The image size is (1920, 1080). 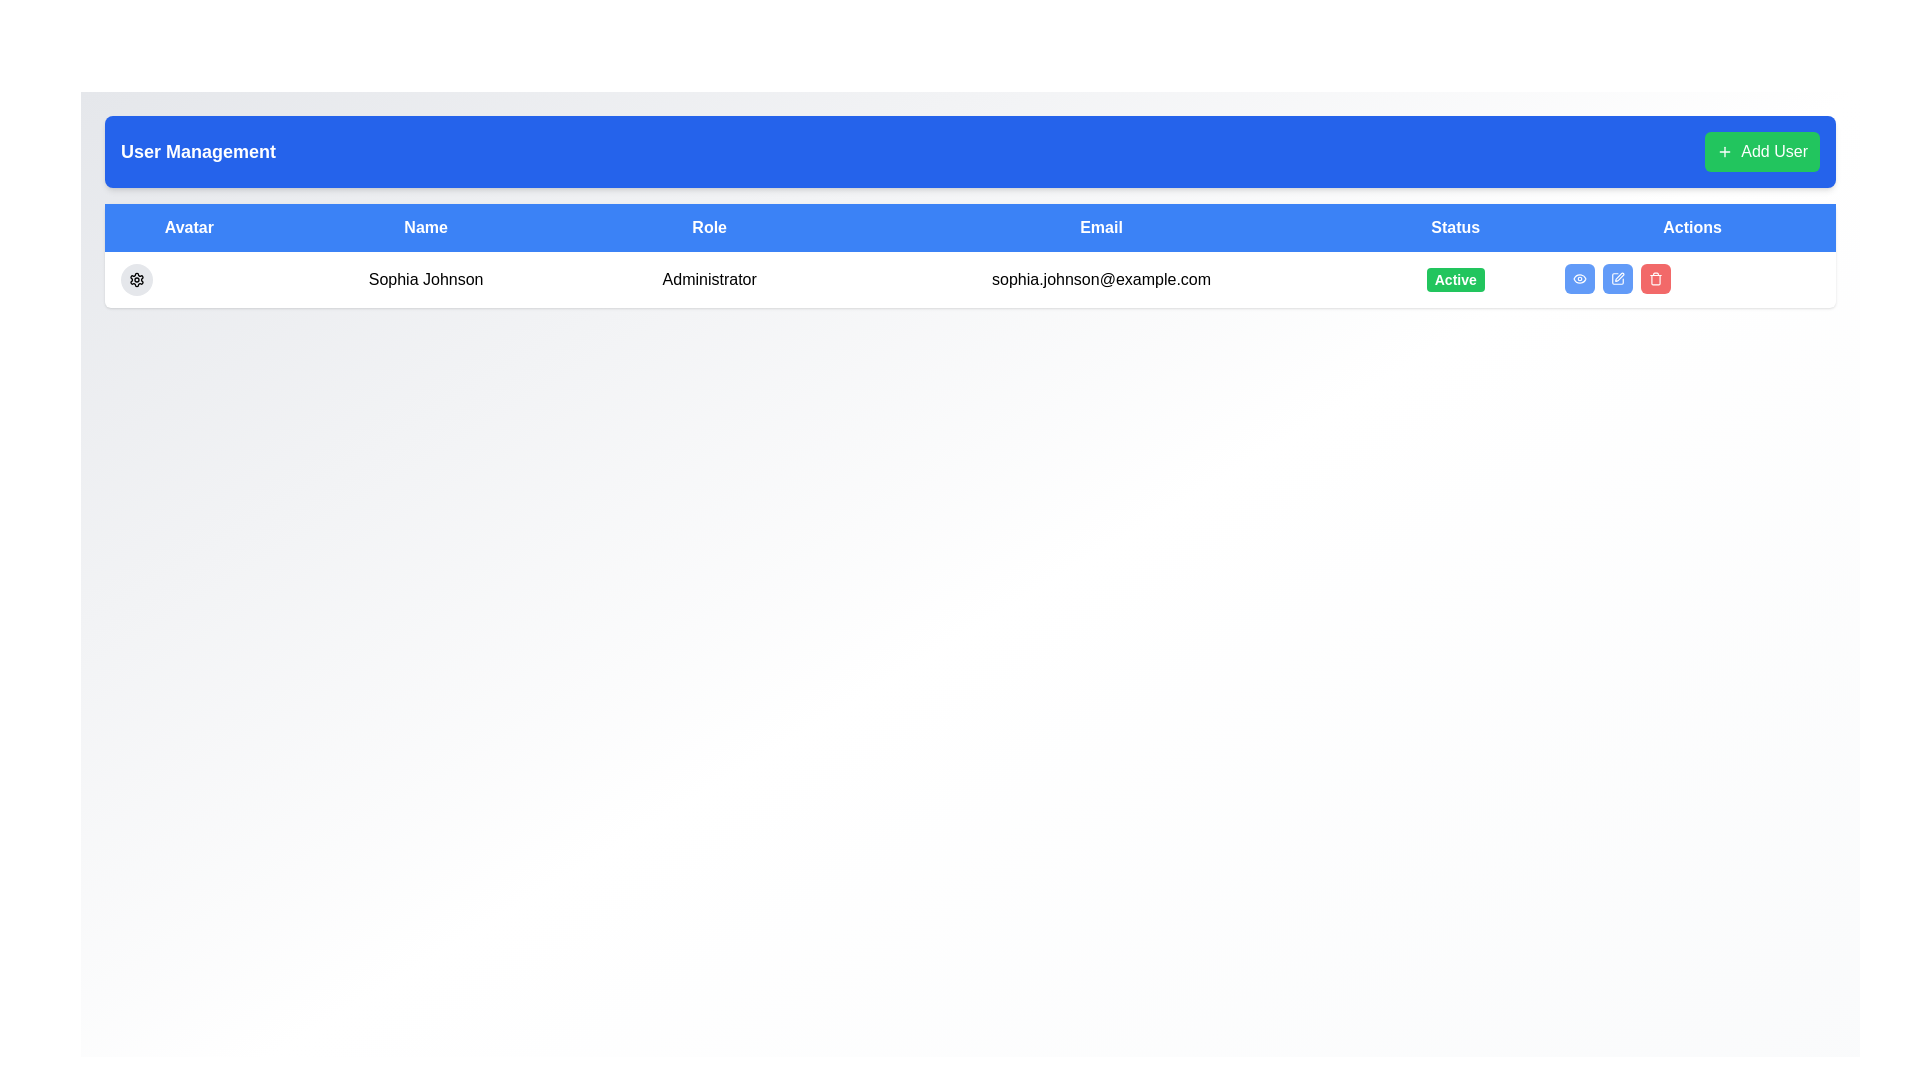 I want to click on the addition icon within the 'Add User' button, so click(x=1724, y=150).